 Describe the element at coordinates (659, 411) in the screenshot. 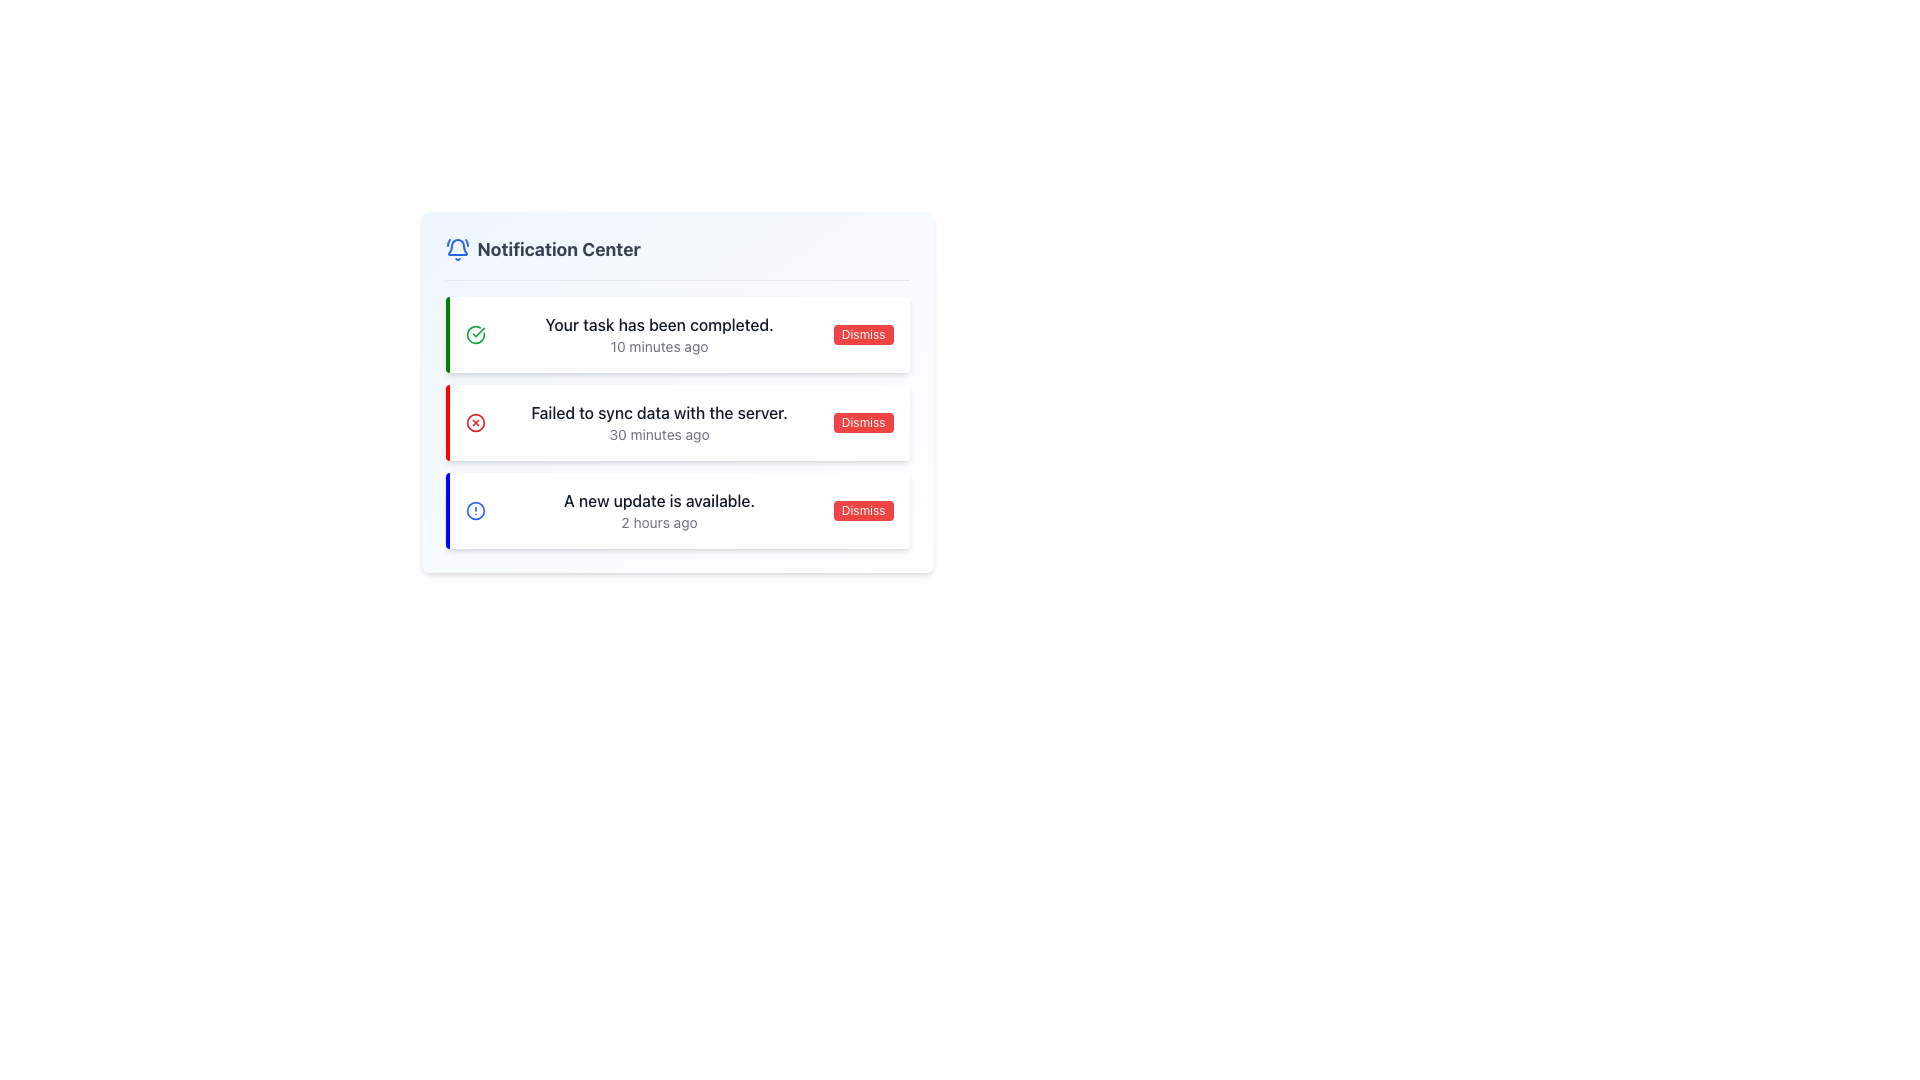

I see `message displayed in the Text Label that informs the user about a specific failure in synchronizing data with the server, located above the '30 minutes ago' text and next to an icon and 'Dismiss' button` at that location.